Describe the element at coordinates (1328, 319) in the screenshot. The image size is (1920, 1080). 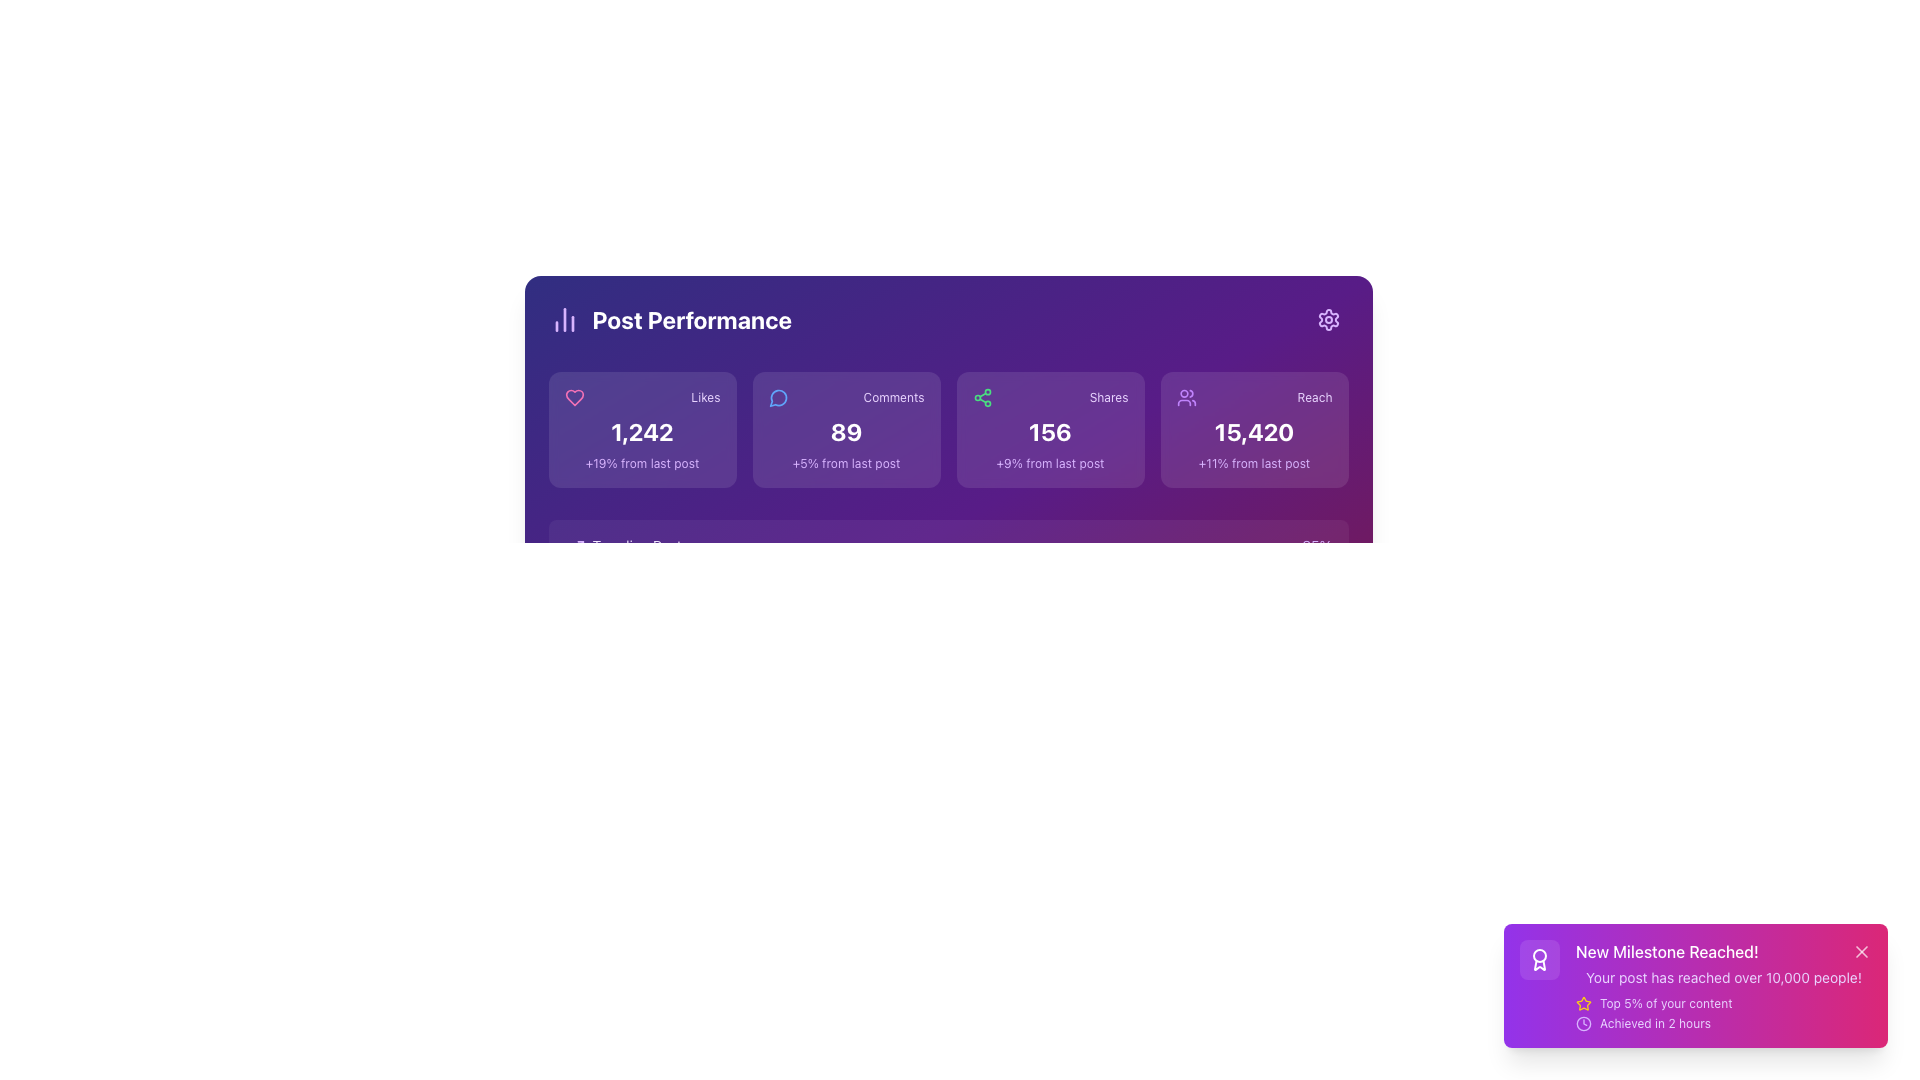
I see `the gear or cog icon located in the upper-right corner of the 'Post Performance' header section` at that location.